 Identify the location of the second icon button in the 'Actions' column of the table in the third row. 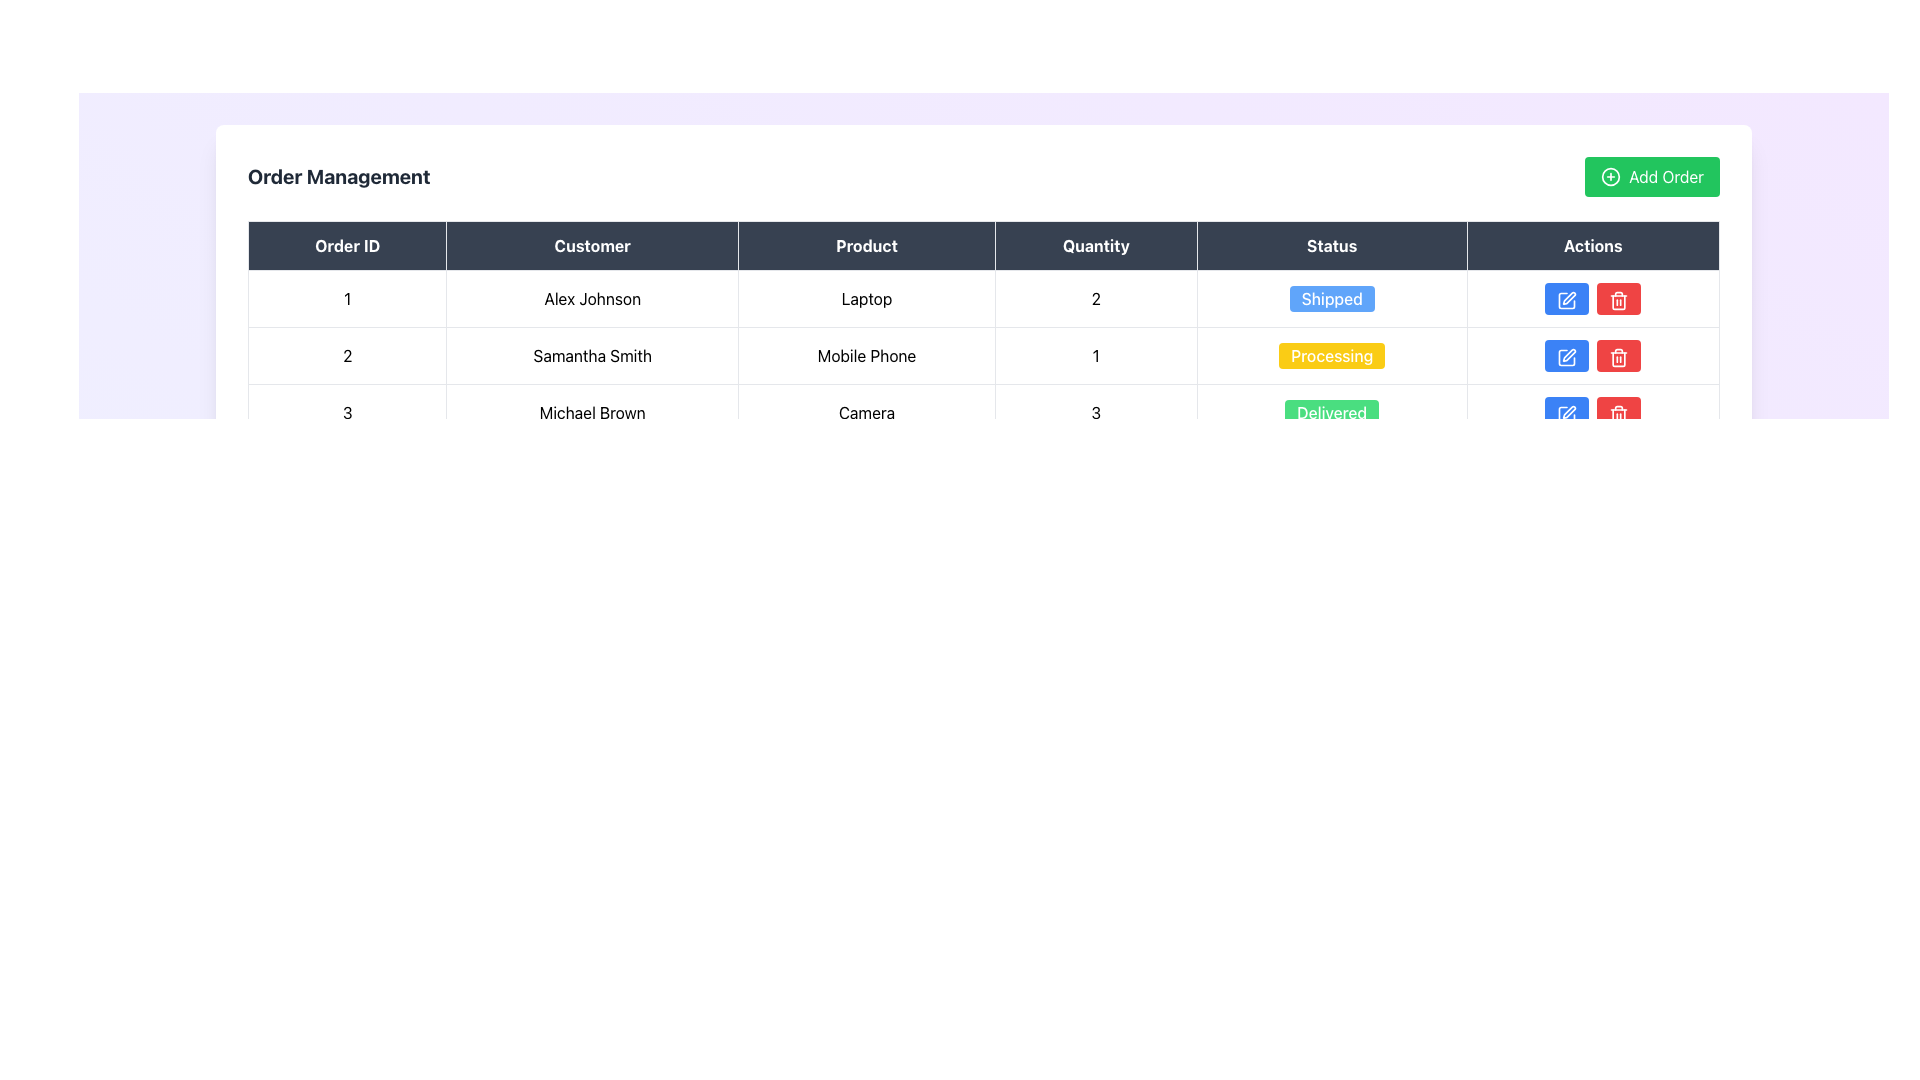
(1619, 300).